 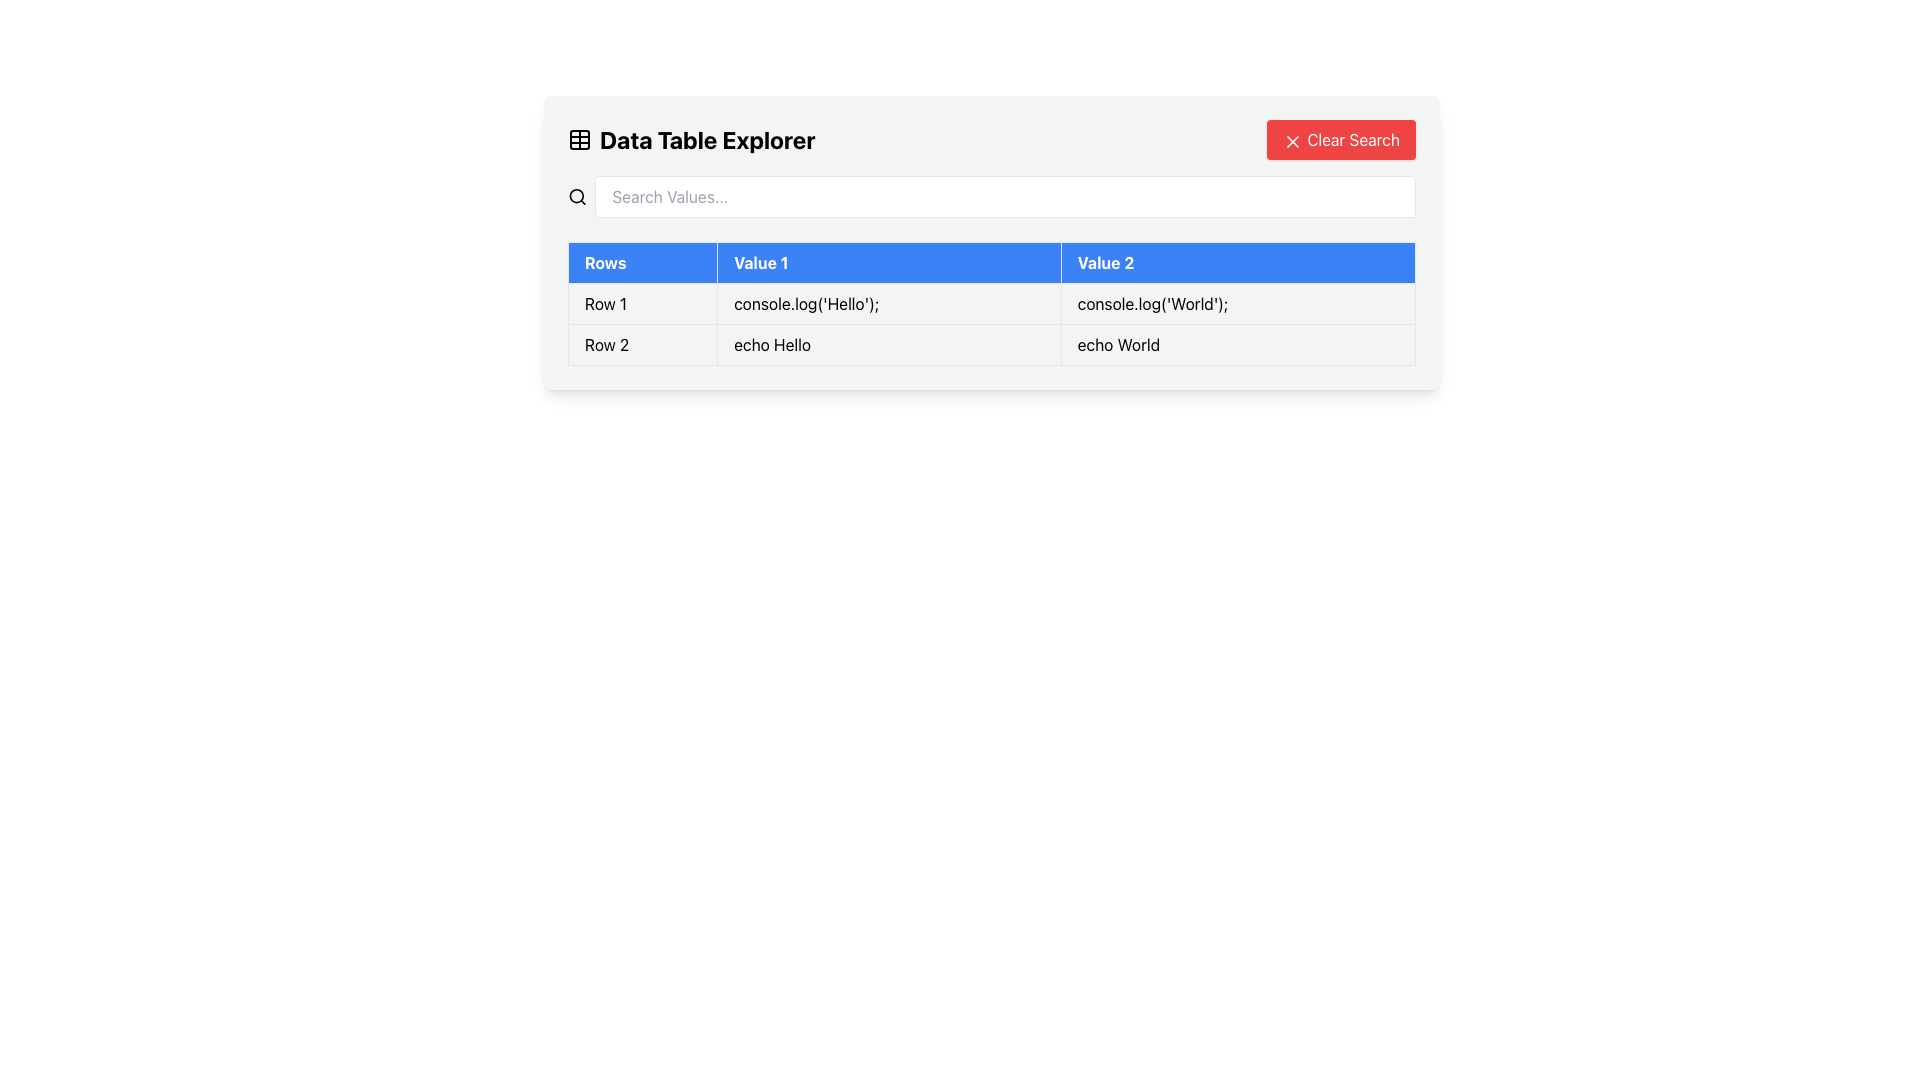 I want to click on the search icon positioned immediately to the left of the 'Search Values...' input field, so click(x=576, y=196).